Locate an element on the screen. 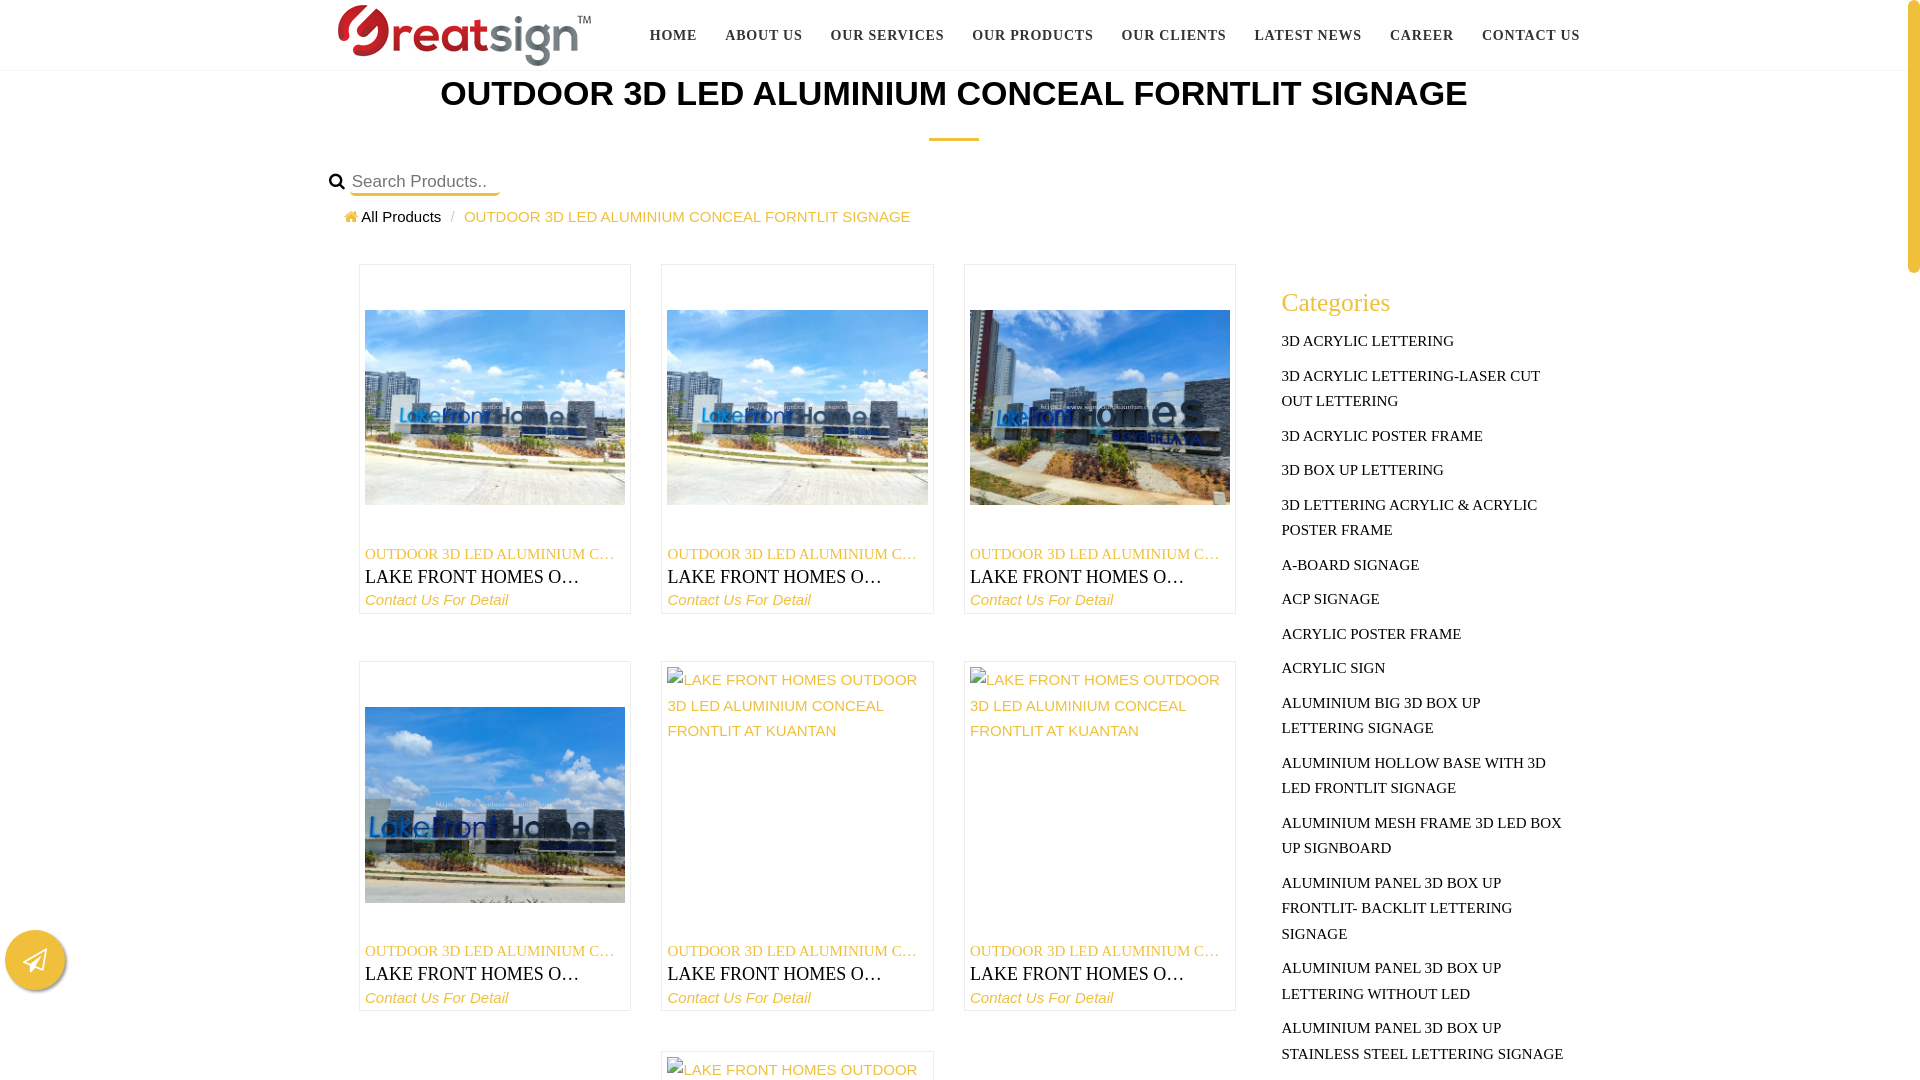 Image resolution: width=1920 pixels, height=1080 pixels. ' All Products' is located at coordinates (392, 216).